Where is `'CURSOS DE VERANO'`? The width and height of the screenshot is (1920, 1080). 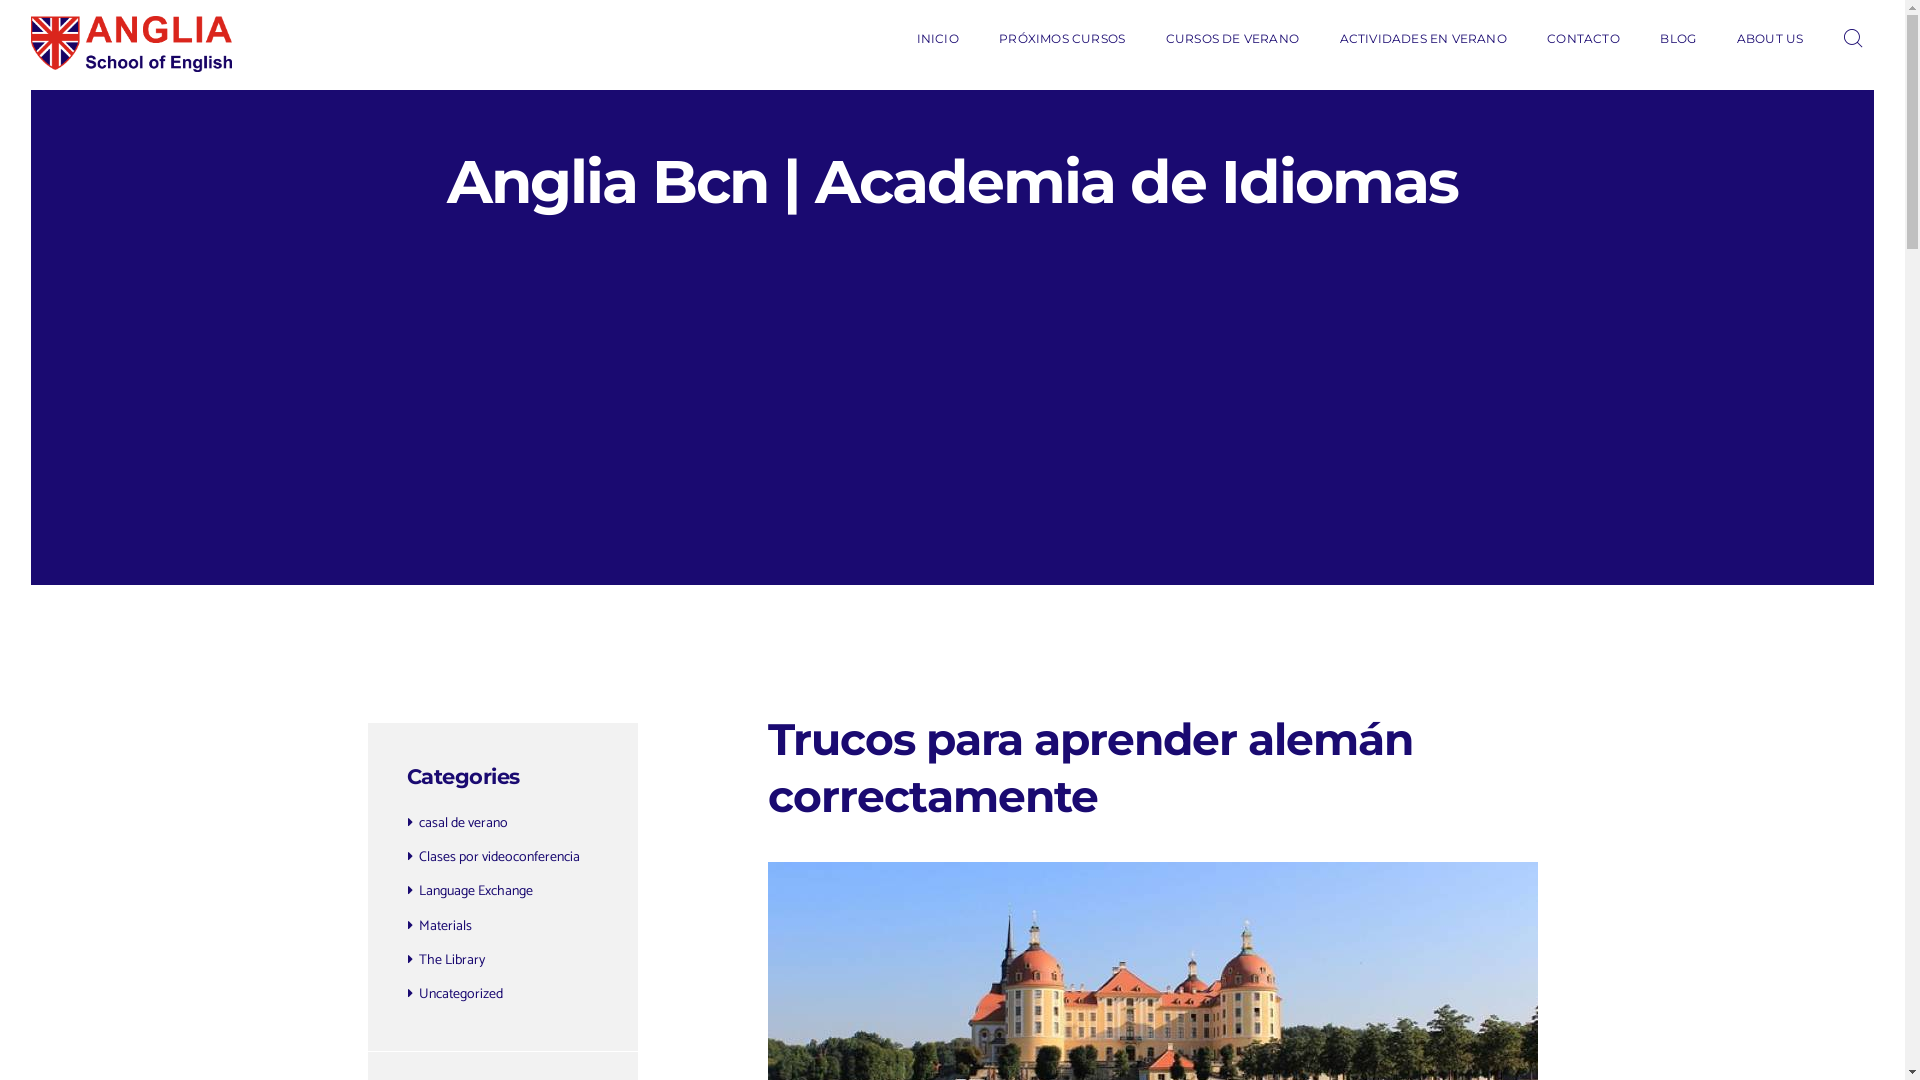 'CURSOS DE VERANO' is located at coordinates (1232, 38).